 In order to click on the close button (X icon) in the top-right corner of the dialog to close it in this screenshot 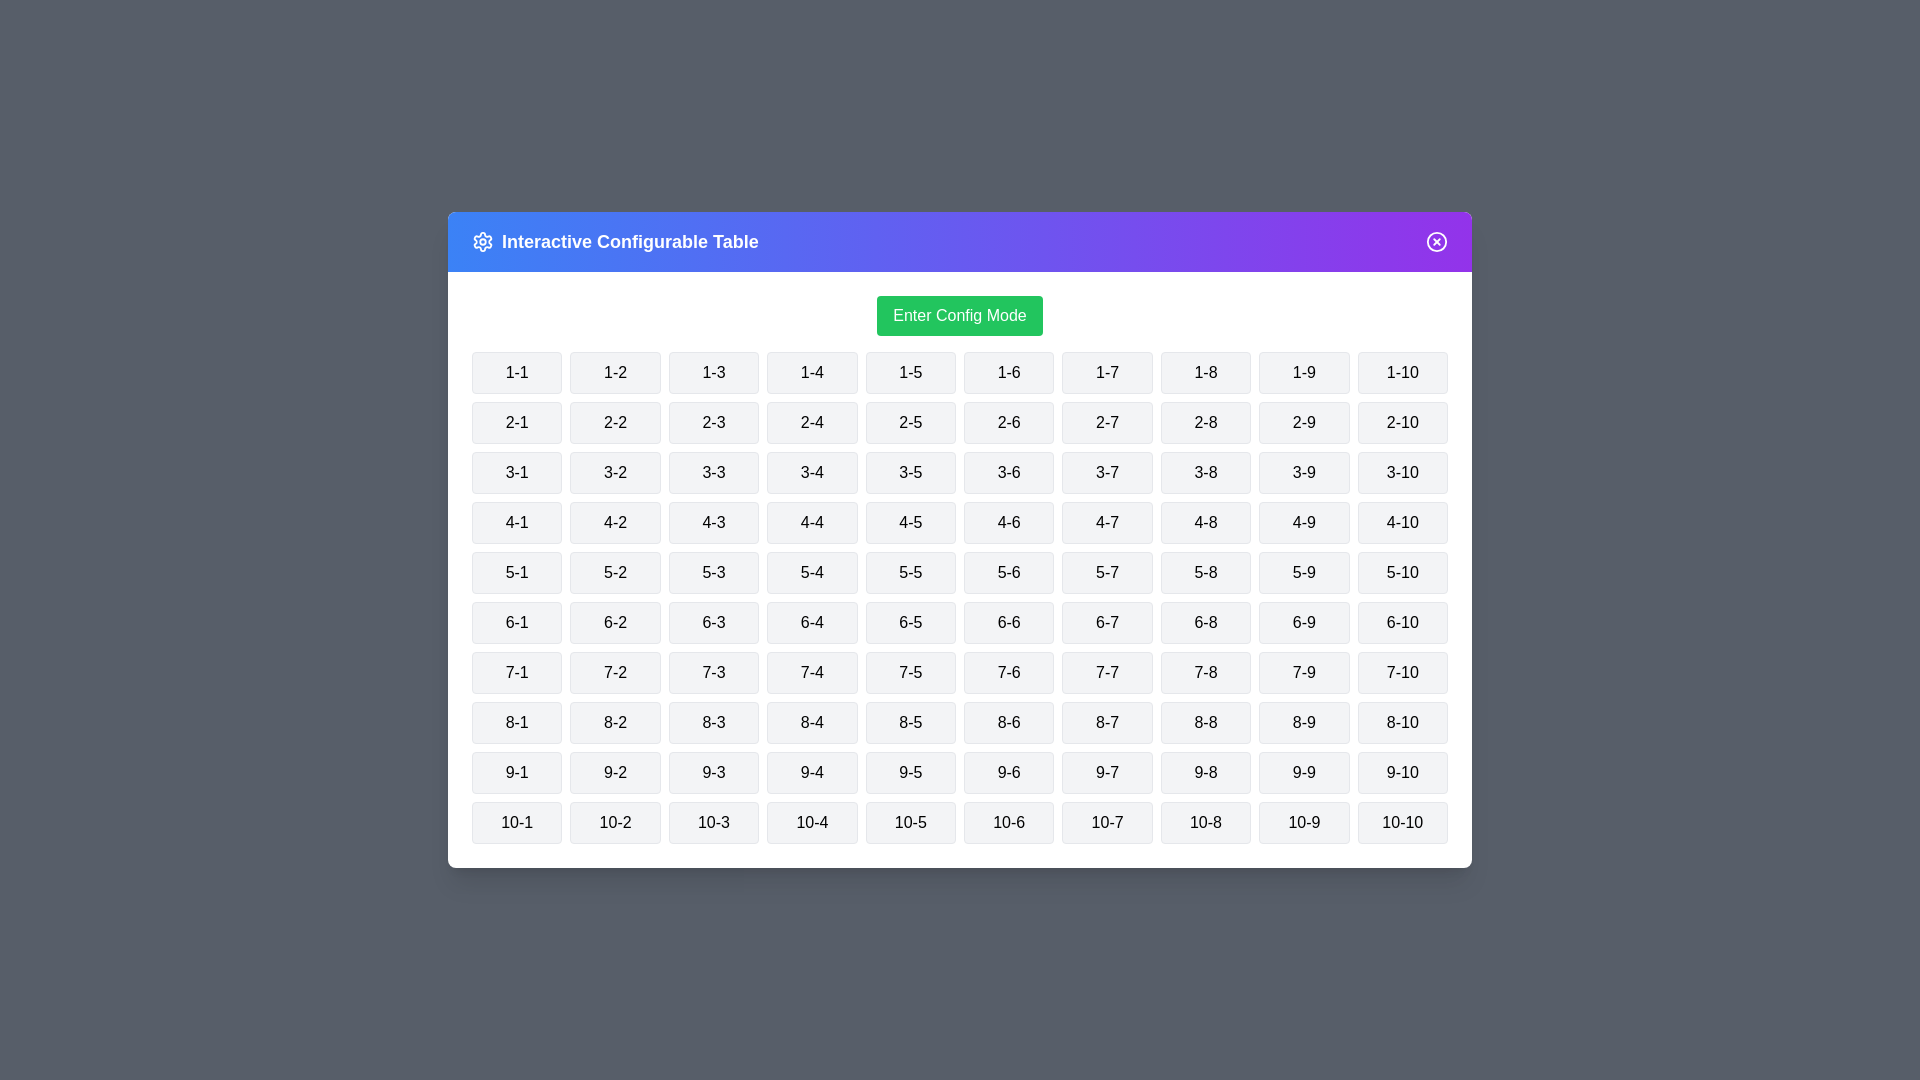, I will do `click(1435, 241)`.